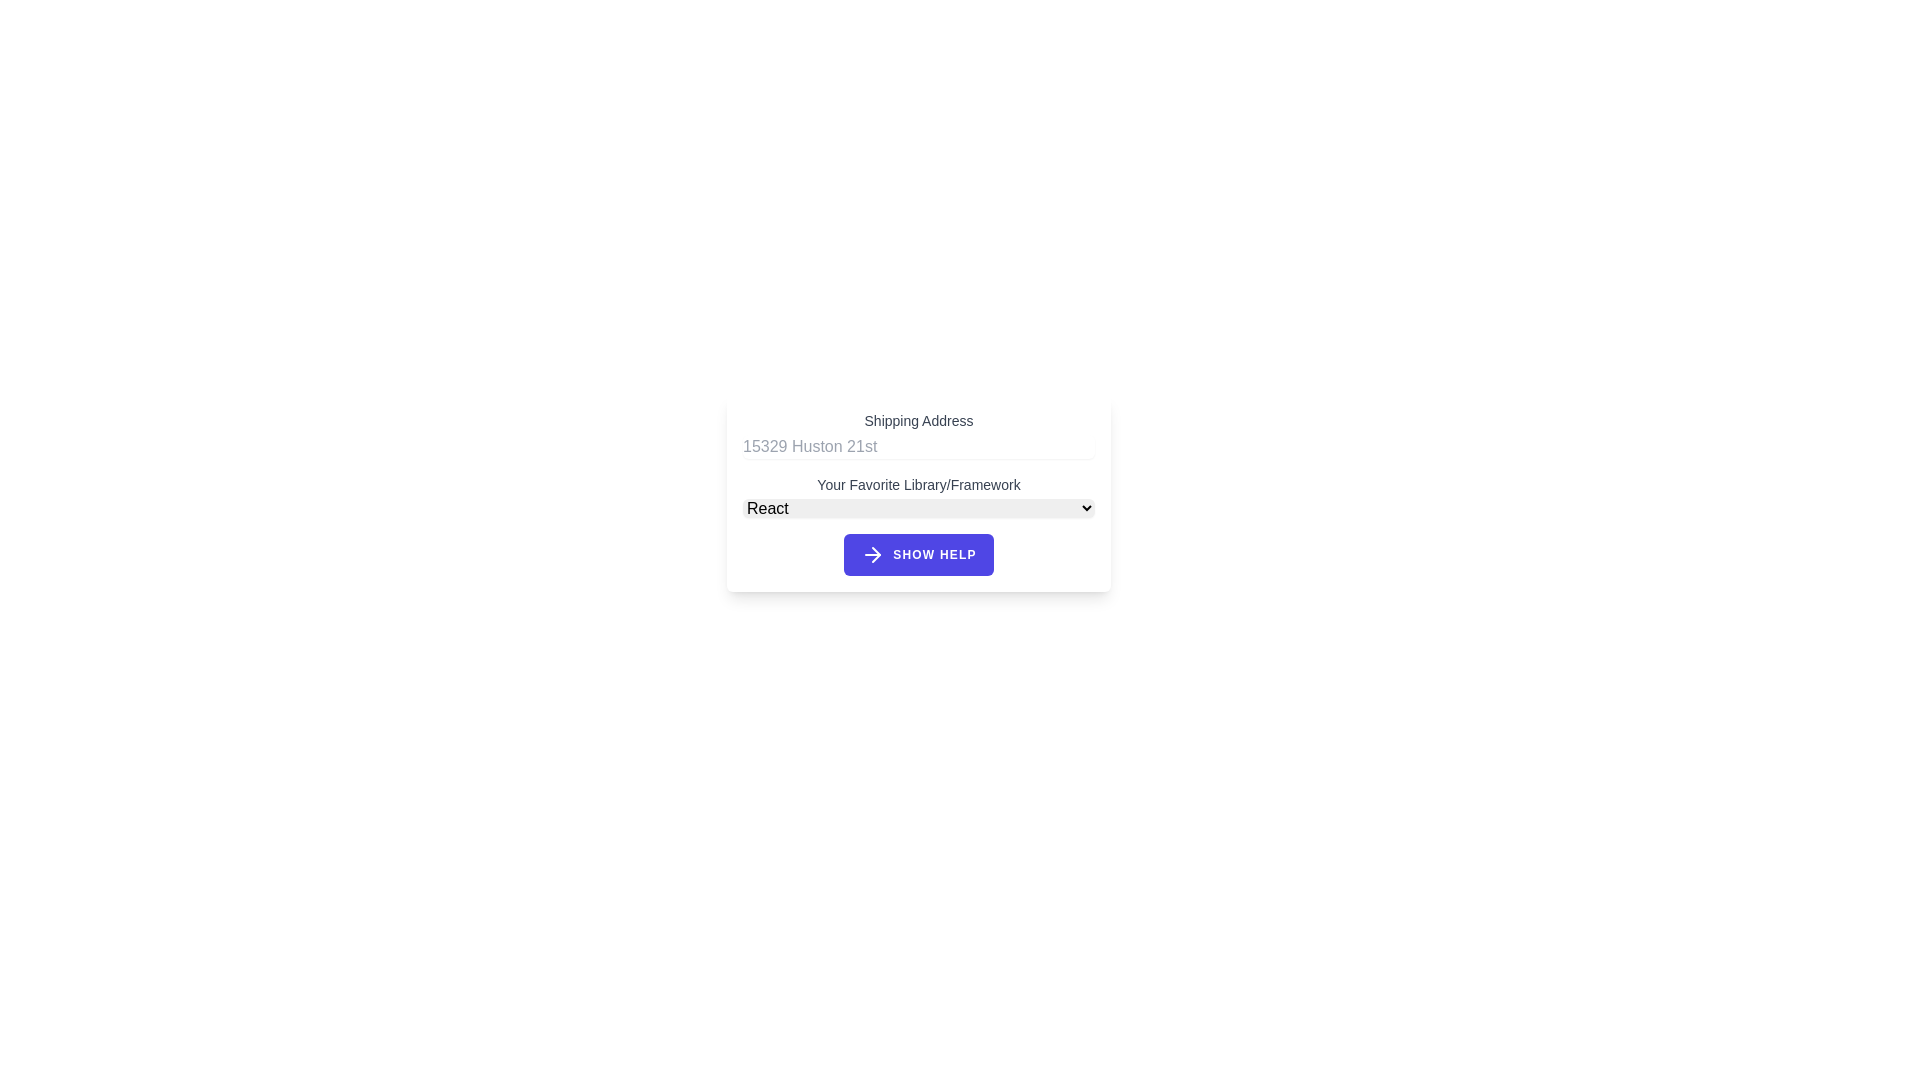 Image resolution: width=1920 pixels, height=1080 pixels. I want to click on the minimalist right arrow icon, which is part of a navigation bar and is located centrally in the right portion of the UI, so click(876, 555).